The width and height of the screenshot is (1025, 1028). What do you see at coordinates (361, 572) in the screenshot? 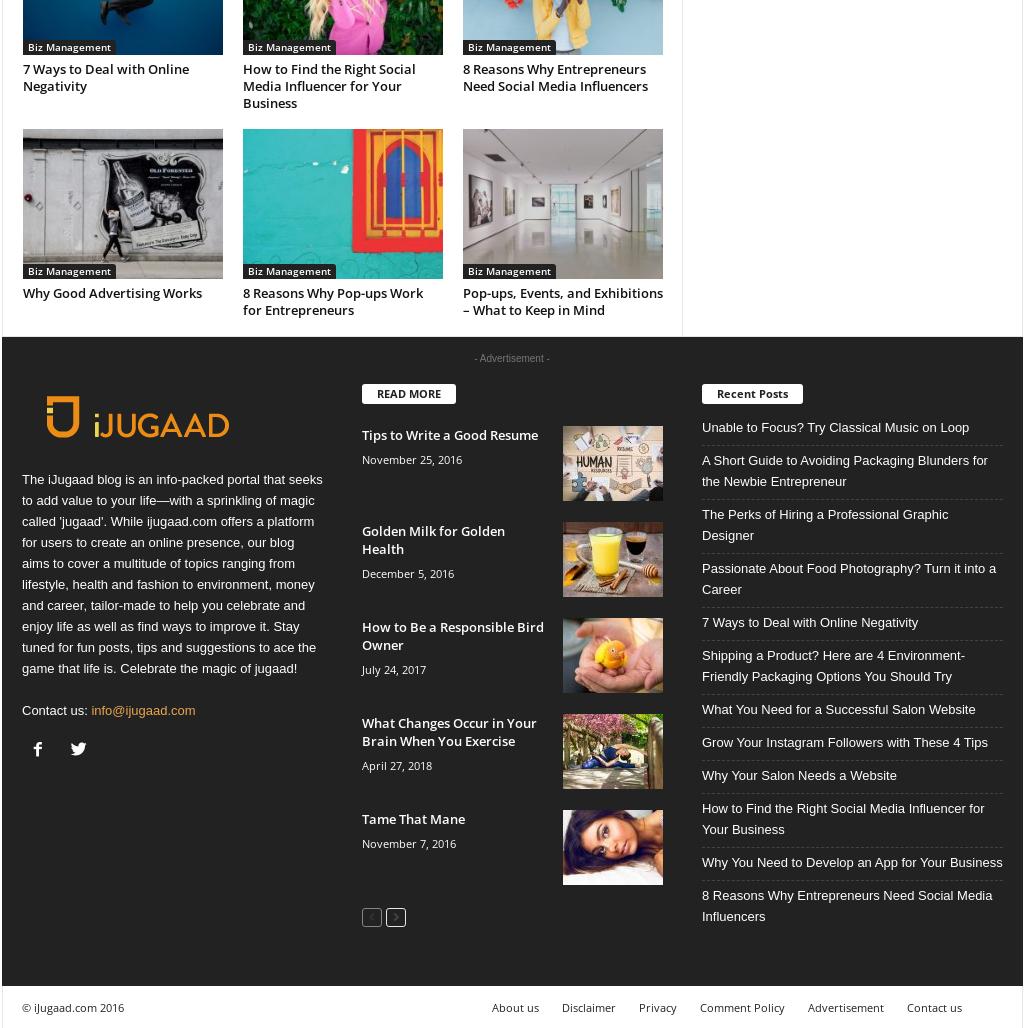
I see `'December 5, 2016'` at bounding box center [361, 572].